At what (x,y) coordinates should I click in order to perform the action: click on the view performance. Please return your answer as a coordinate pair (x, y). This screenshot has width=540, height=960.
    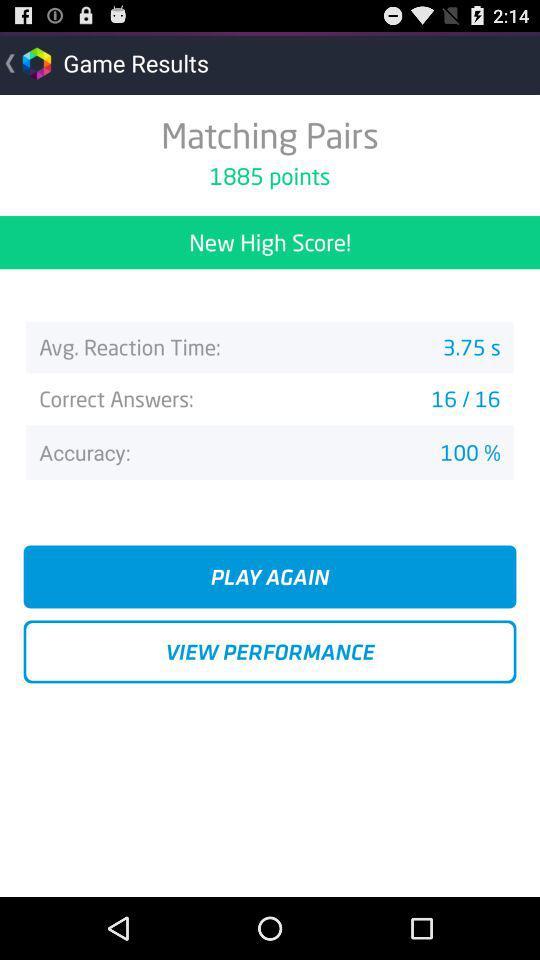
    Looking at the image, I should click on (270, 650).